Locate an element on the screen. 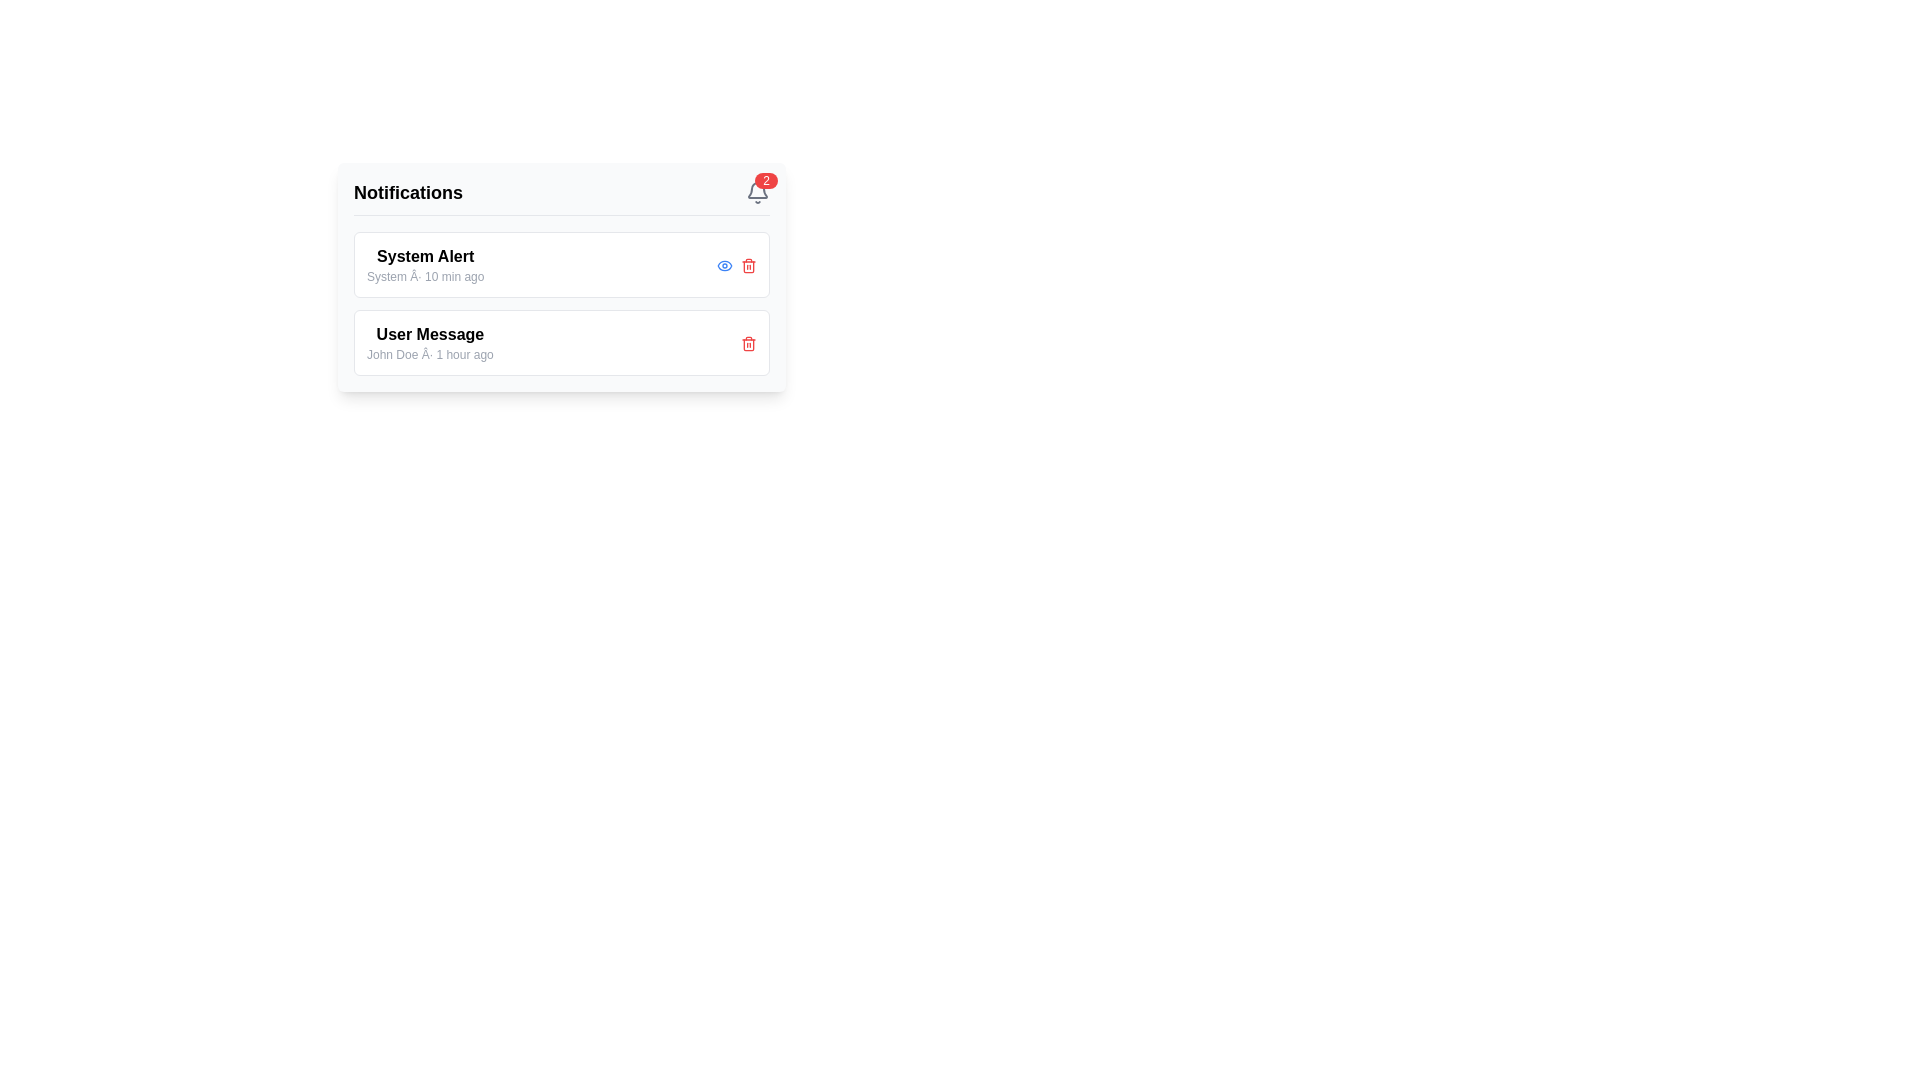 The width and height of the screenshot is (1920, 1080). the 'User Message' text element which is styled in bold and located in the lower notification card under the 'Notifications' section is located at coordinates (429, 334).